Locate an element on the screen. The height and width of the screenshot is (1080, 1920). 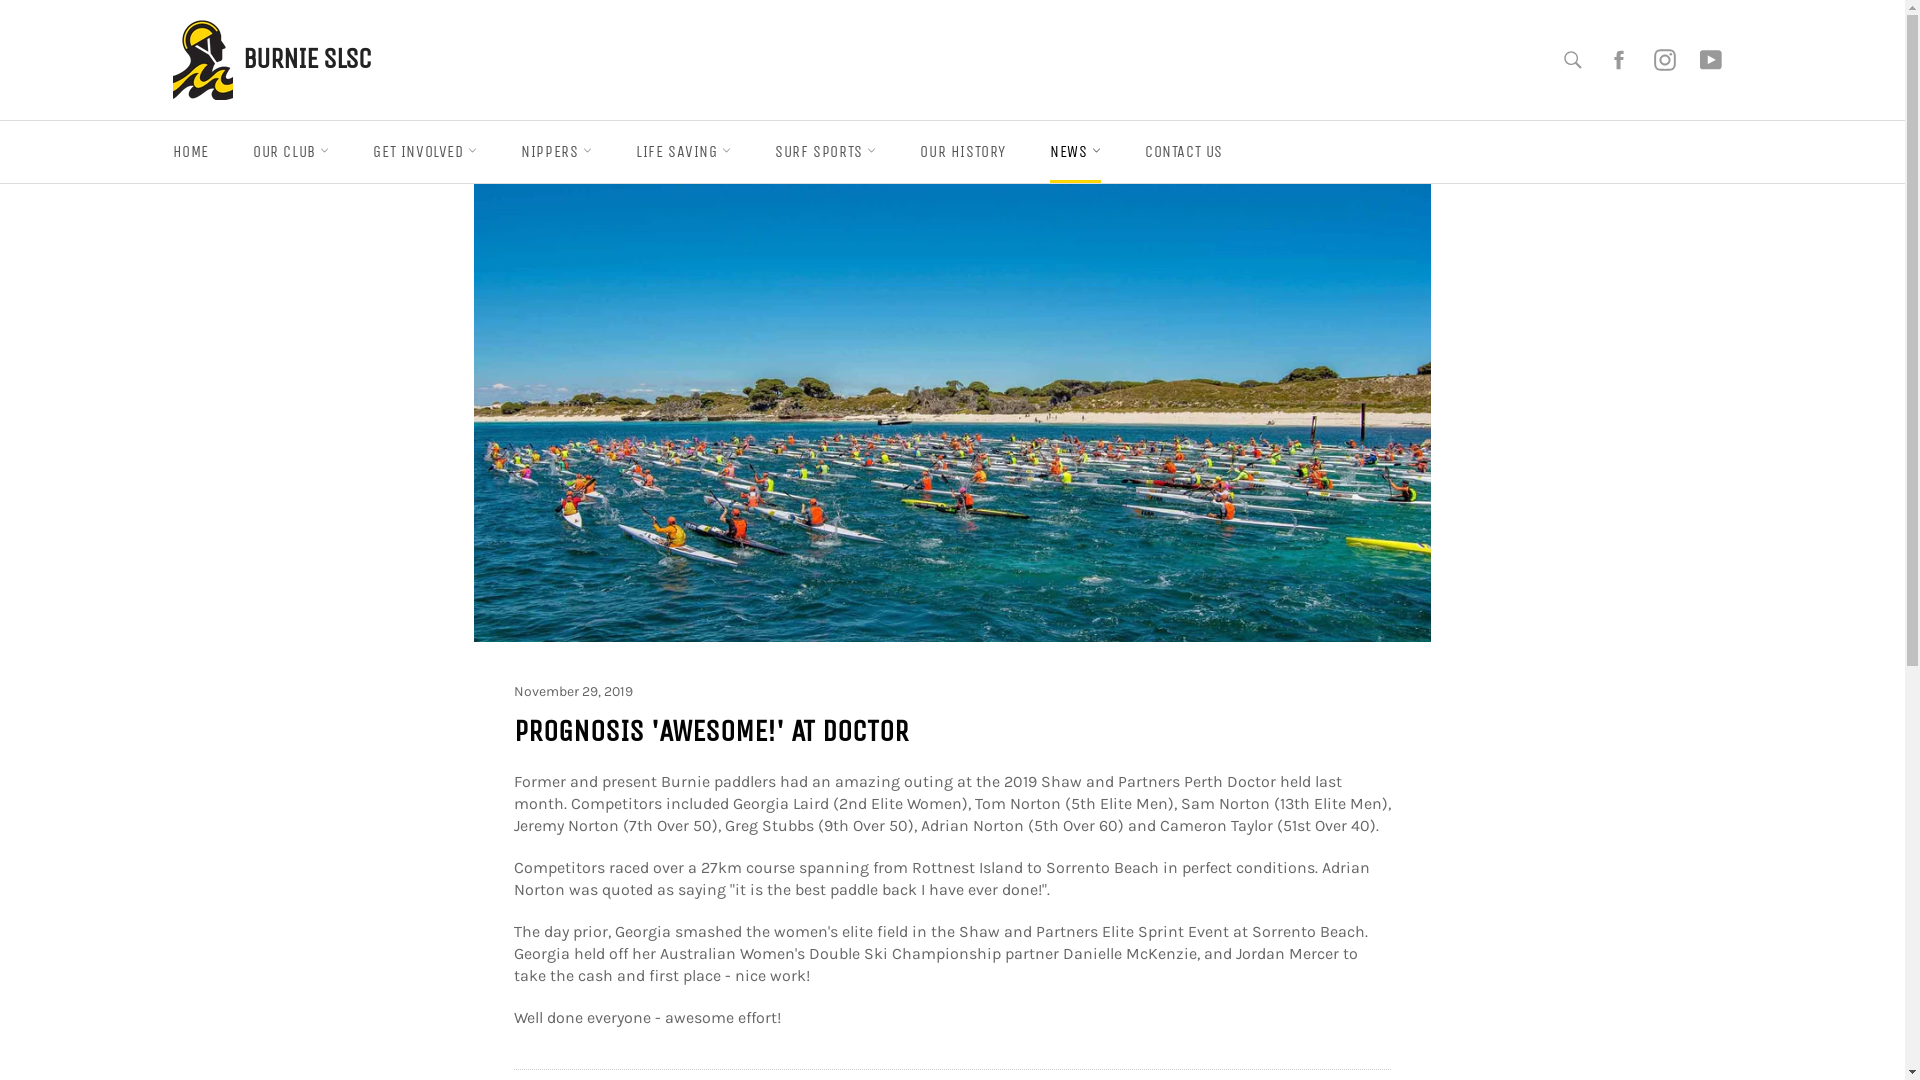
'NEWS' is located at coordinates (1074, 150).